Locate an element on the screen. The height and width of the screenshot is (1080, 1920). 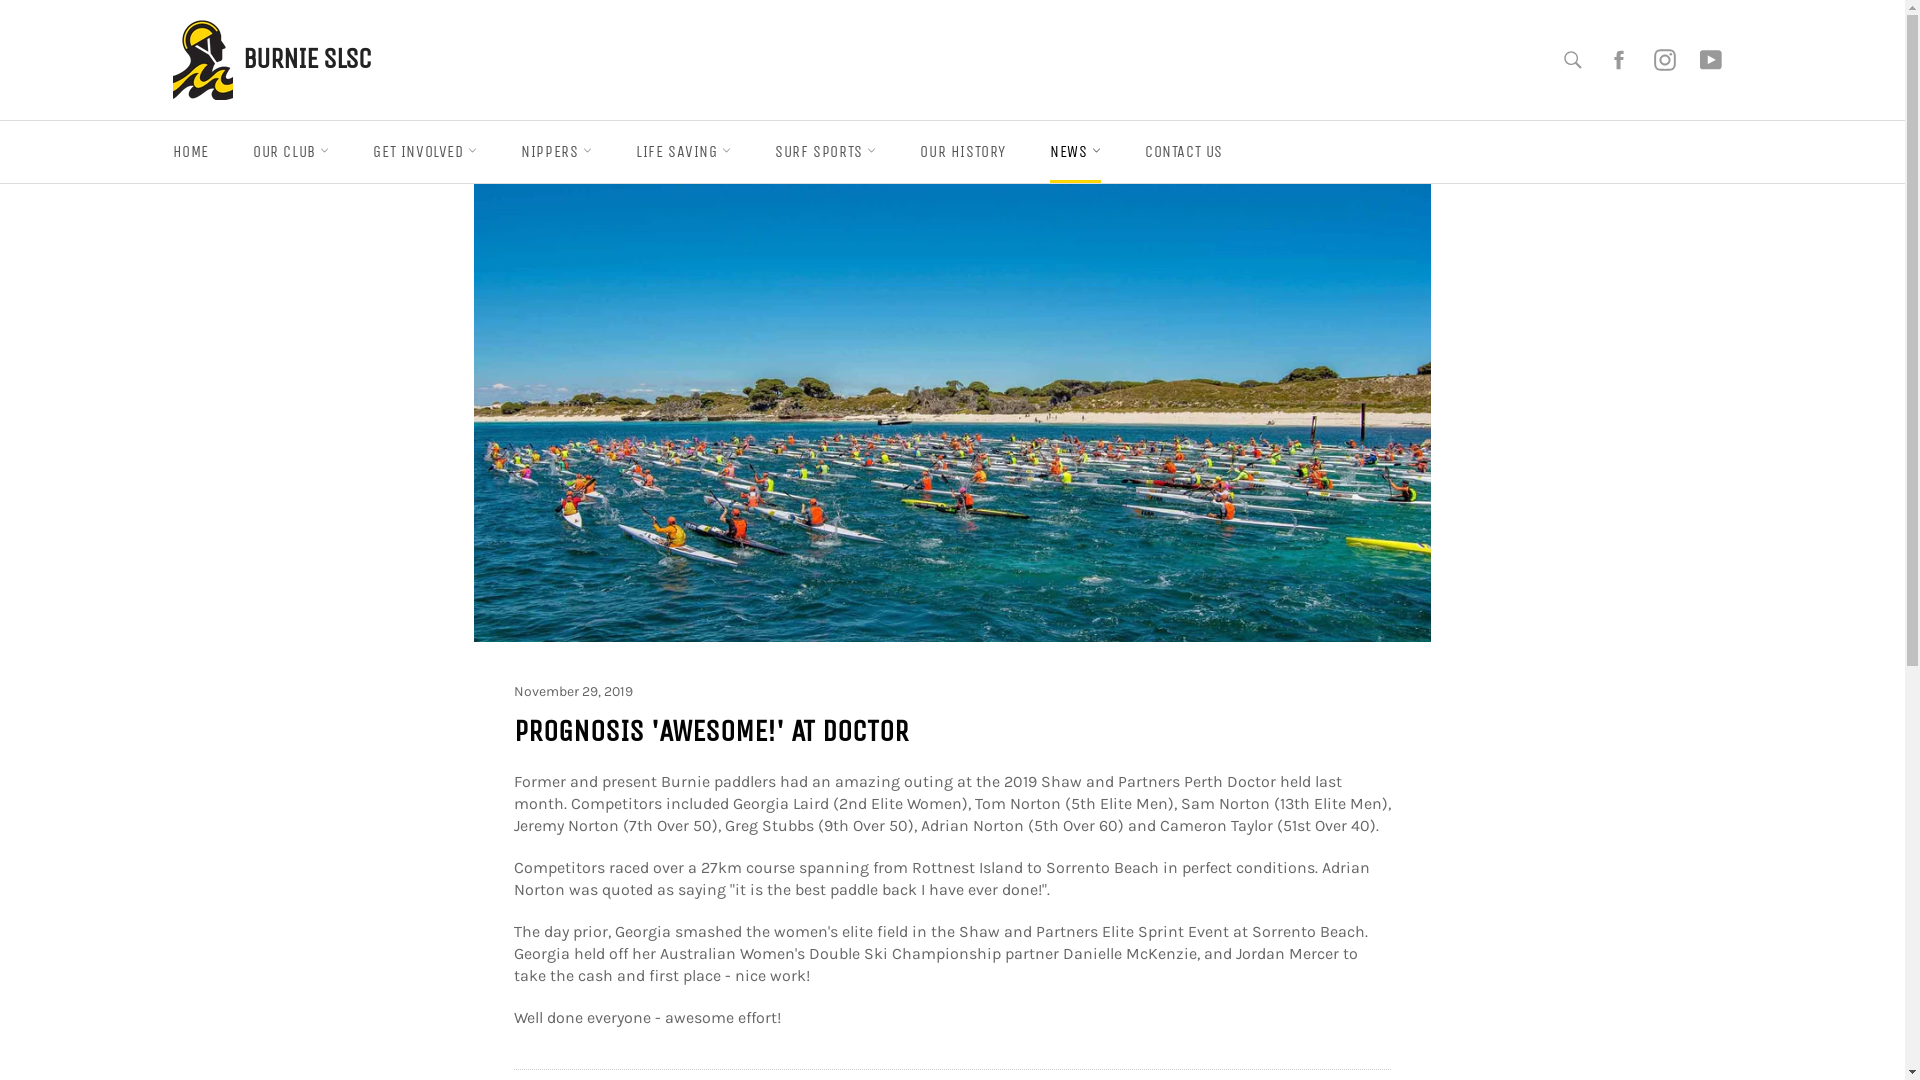
'NEWS' is located at coordinates (1074, 150).